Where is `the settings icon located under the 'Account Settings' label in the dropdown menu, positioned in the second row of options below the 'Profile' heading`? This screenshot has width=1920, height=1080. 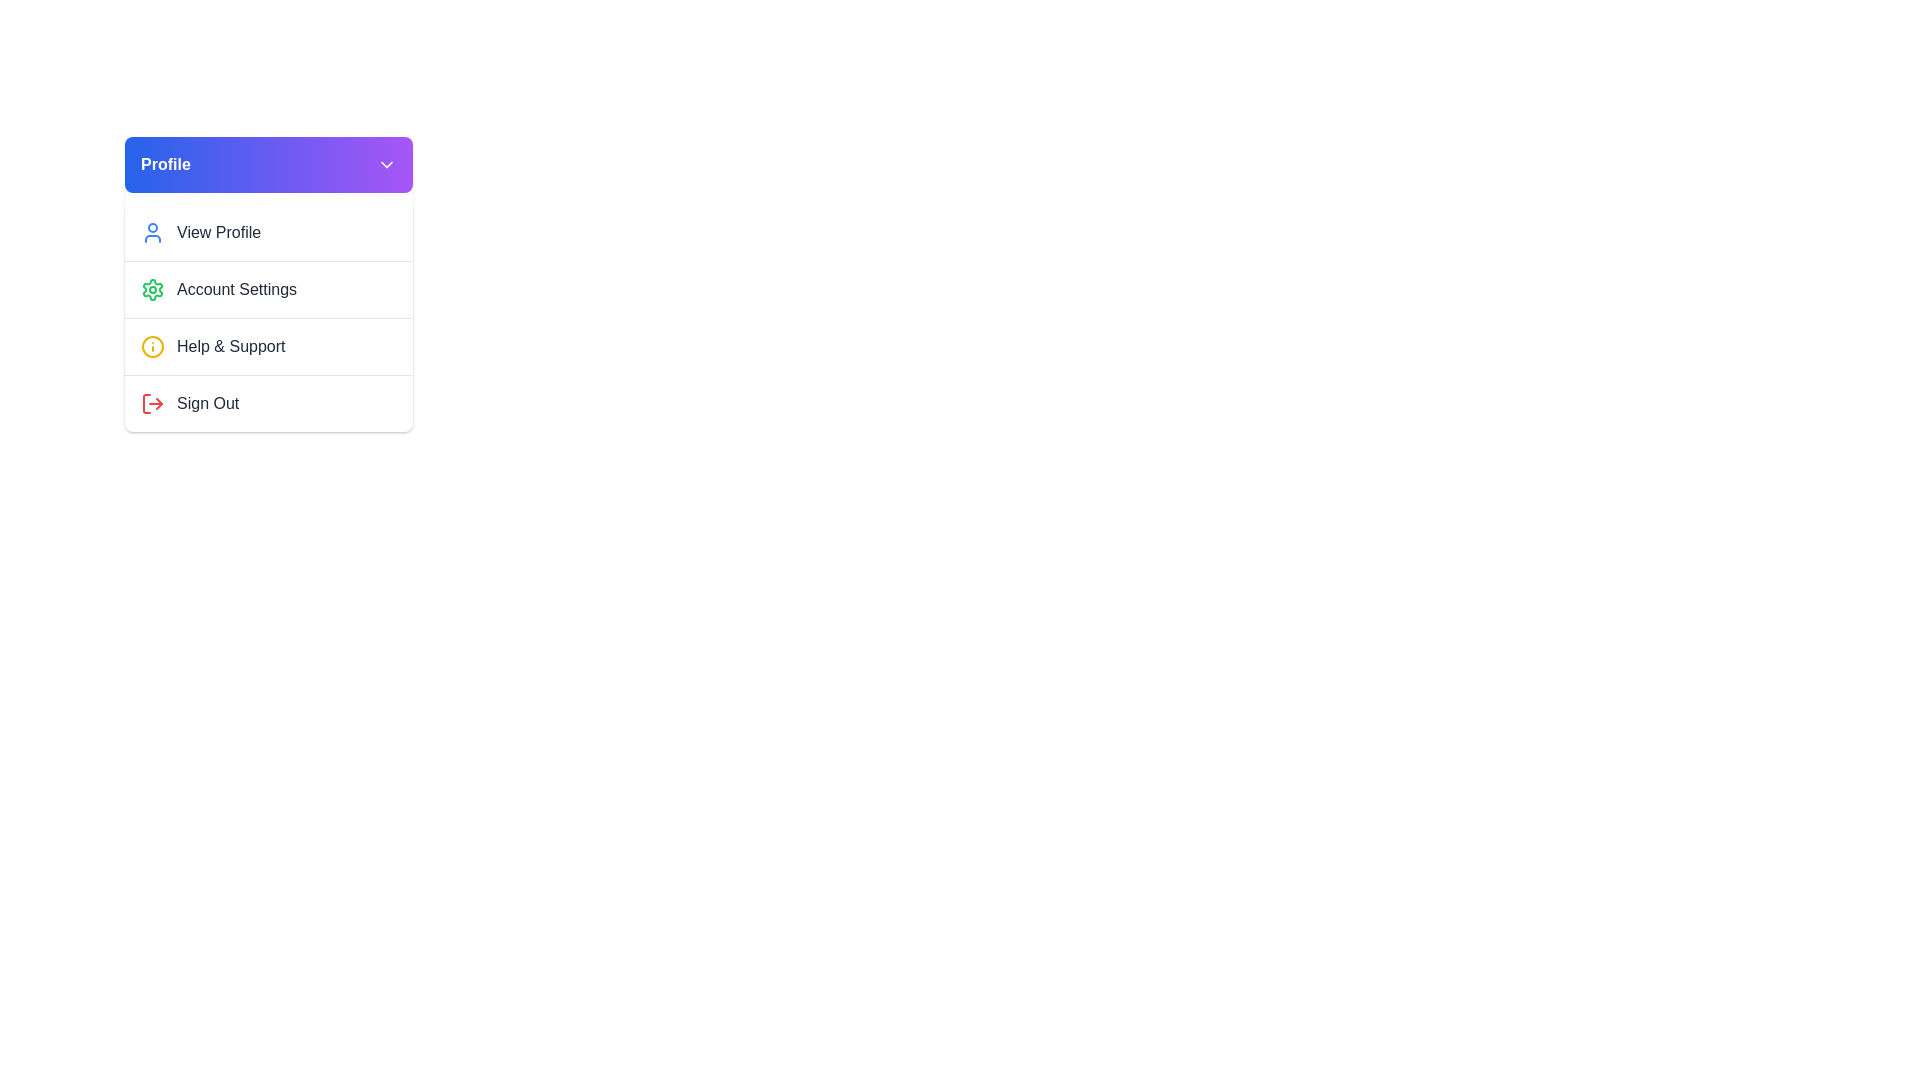
the settings icon located under the 'Account Settings' label in the dropdown menu, positioned in the second row of options below the 'Profile' heading is located at coordinates (152, 289).